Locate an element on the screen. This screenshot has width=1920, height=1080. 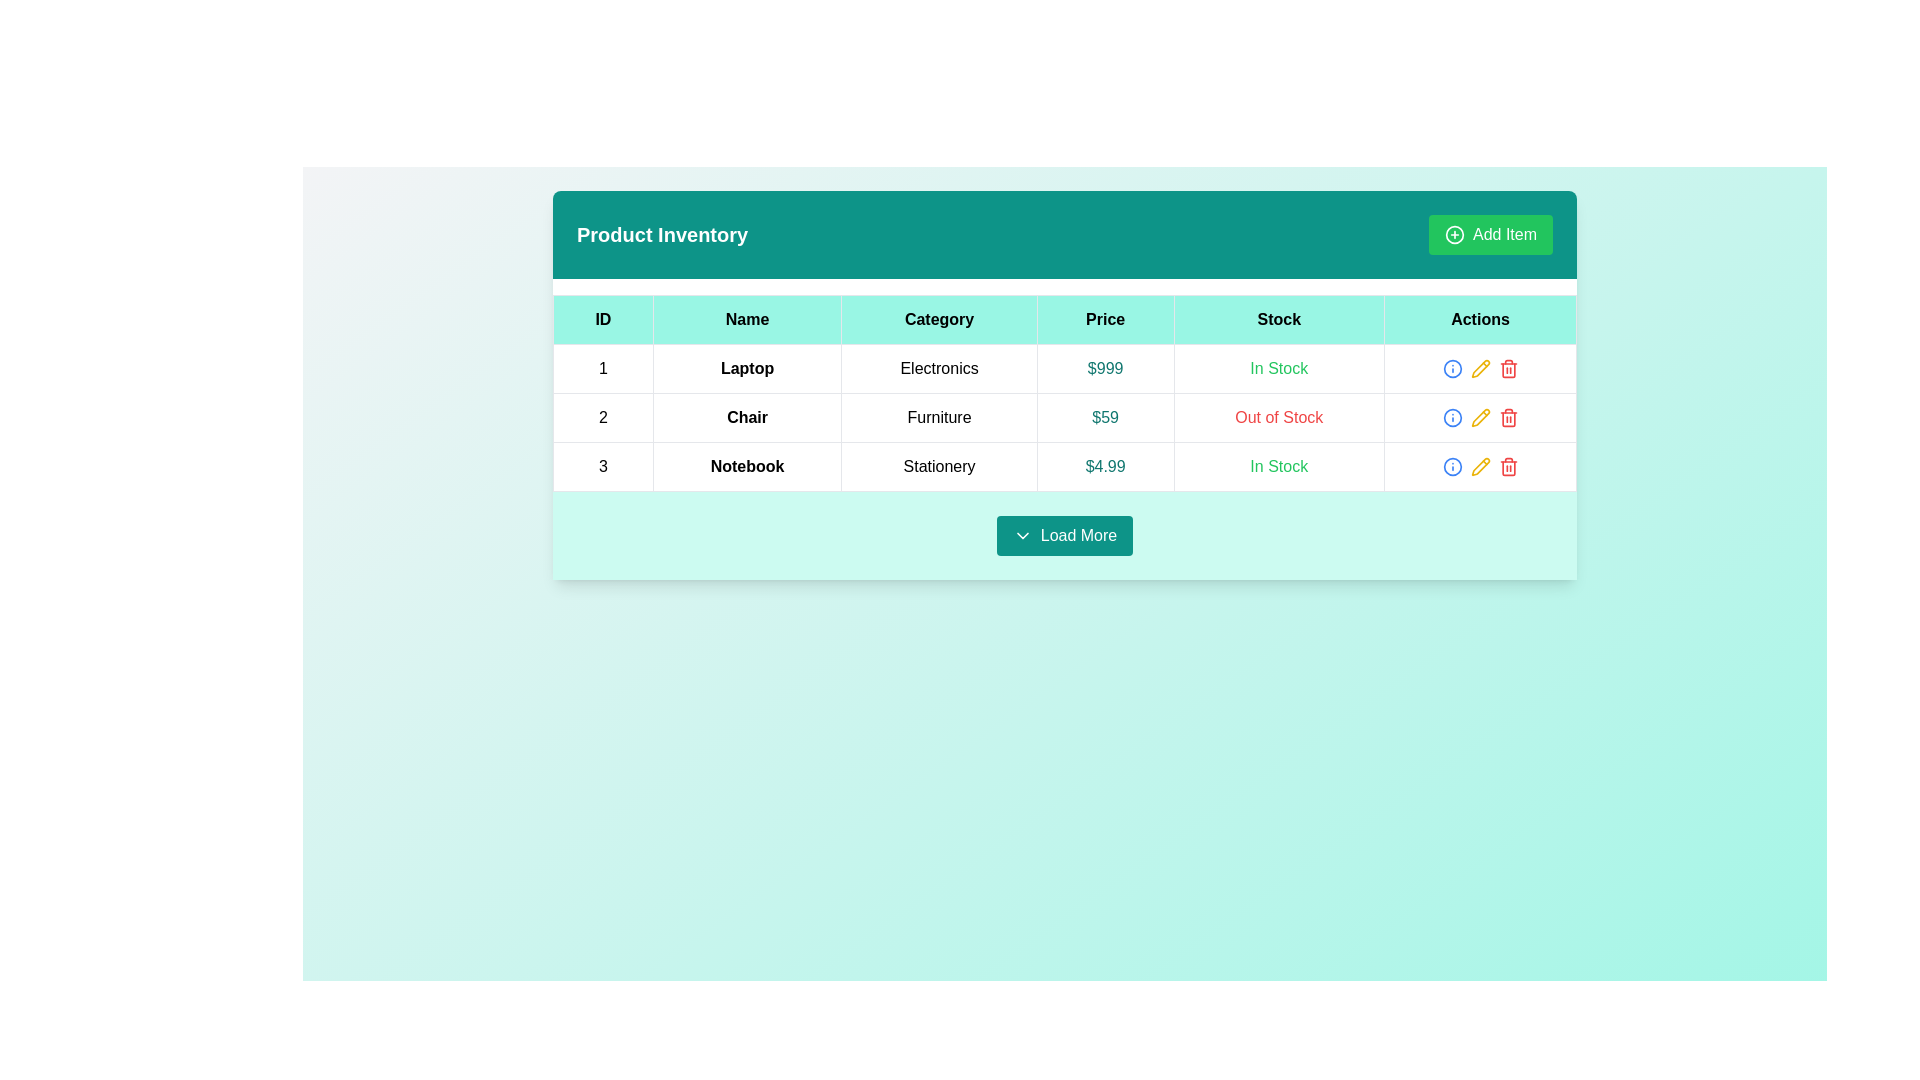
the Text Label displaying the price of the laptop in the 'Product Inventory' table located in the fourth column of the first row is located at coordinates (1104, 369).